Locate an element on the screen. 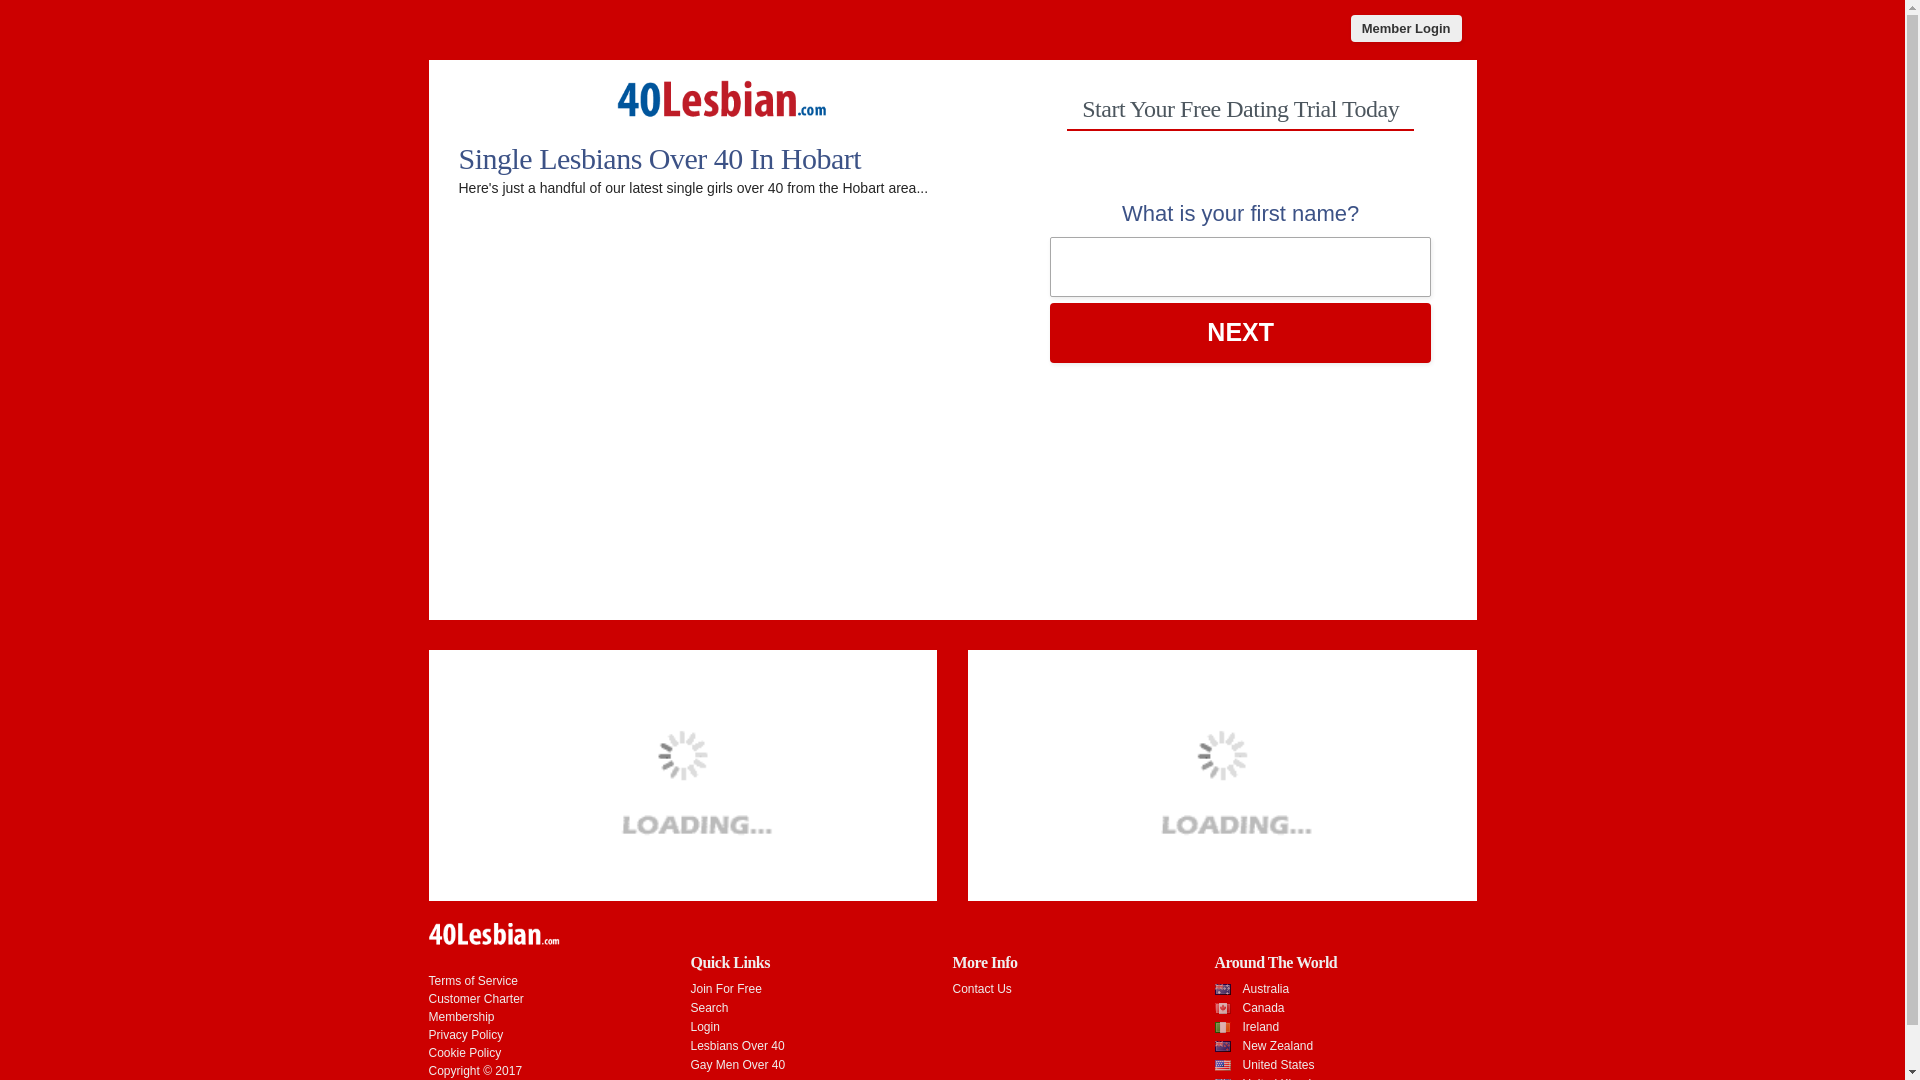 This screenshot has height=1080, width=1920. 'Membership' is located at coordinates (459, 1017).